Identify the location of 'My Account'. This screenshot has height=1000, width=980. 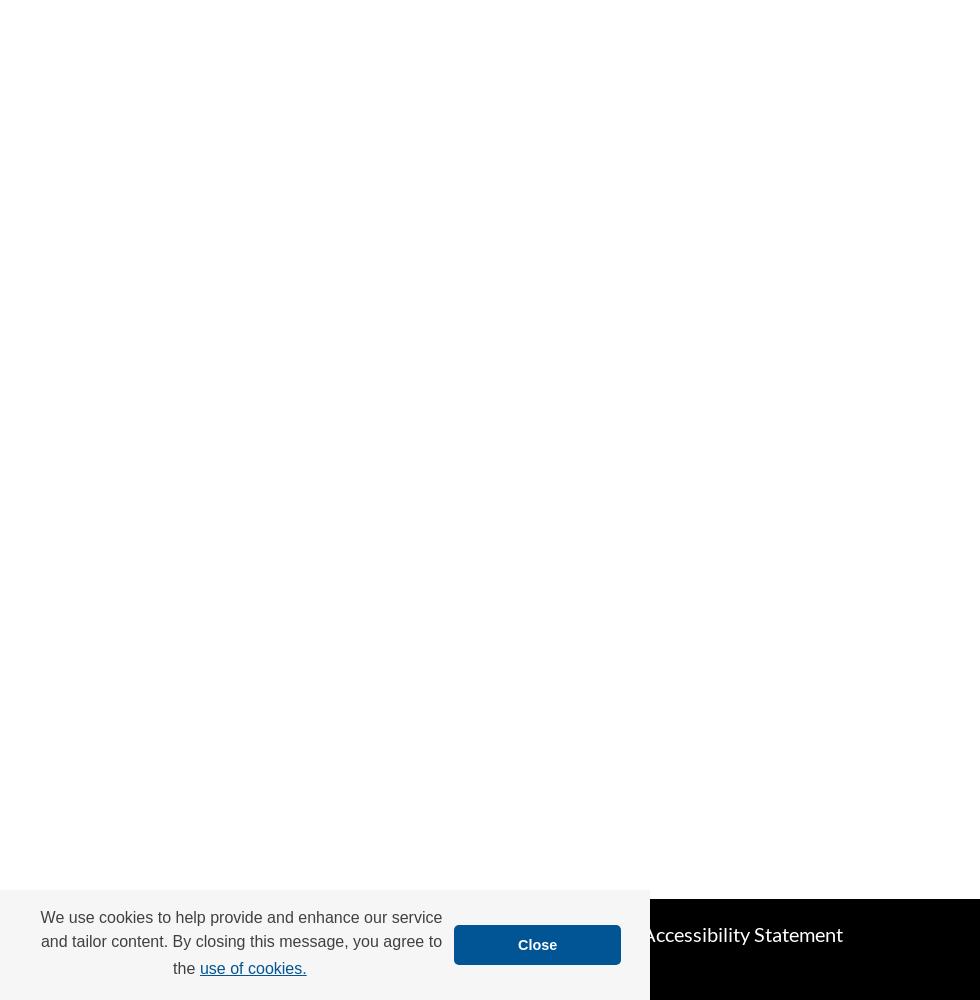
(559, 934).